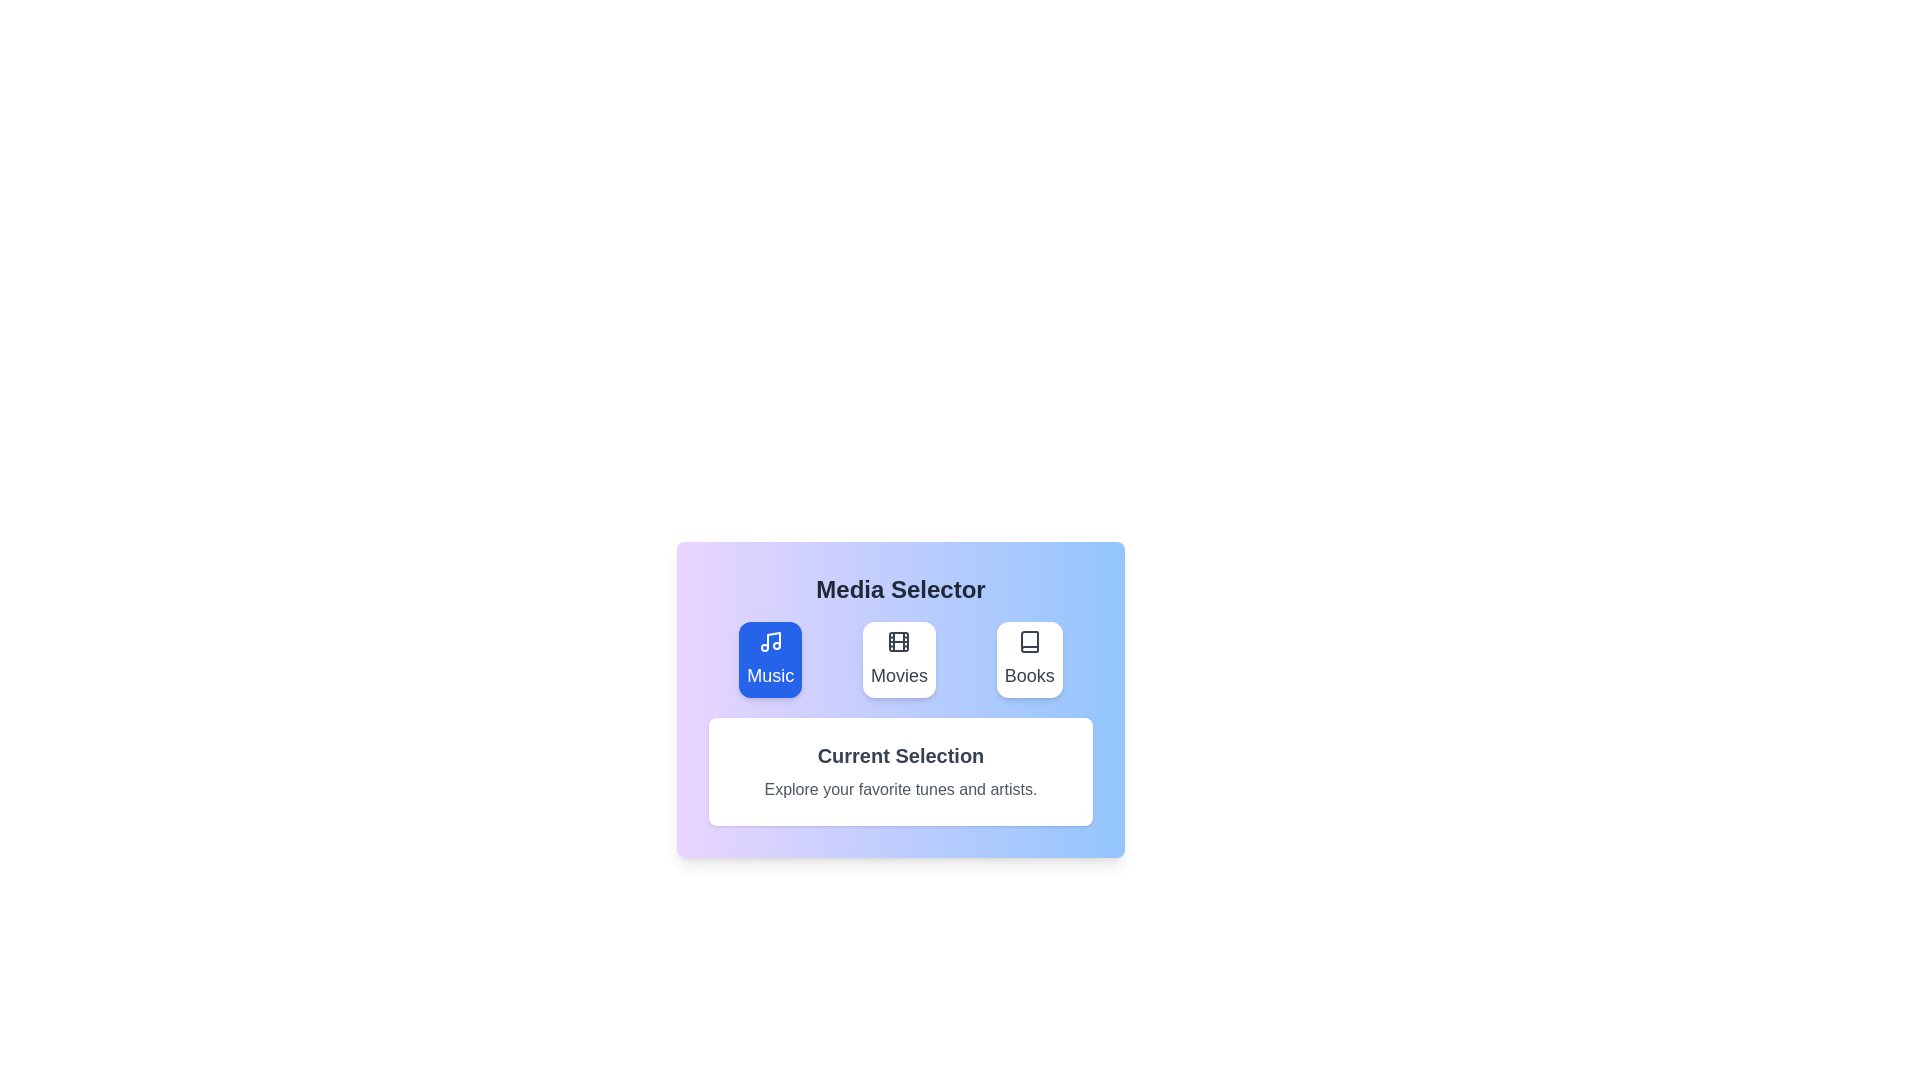 The image size is (1920, 1080). Describe the element at coordinates (769, 675) in the screenshot. I see `text label displaying 'Music', which is styled with a medium font weight and is white against a blue background, positioned to the left of 'Movies' and 'Books' buttons` at that location.